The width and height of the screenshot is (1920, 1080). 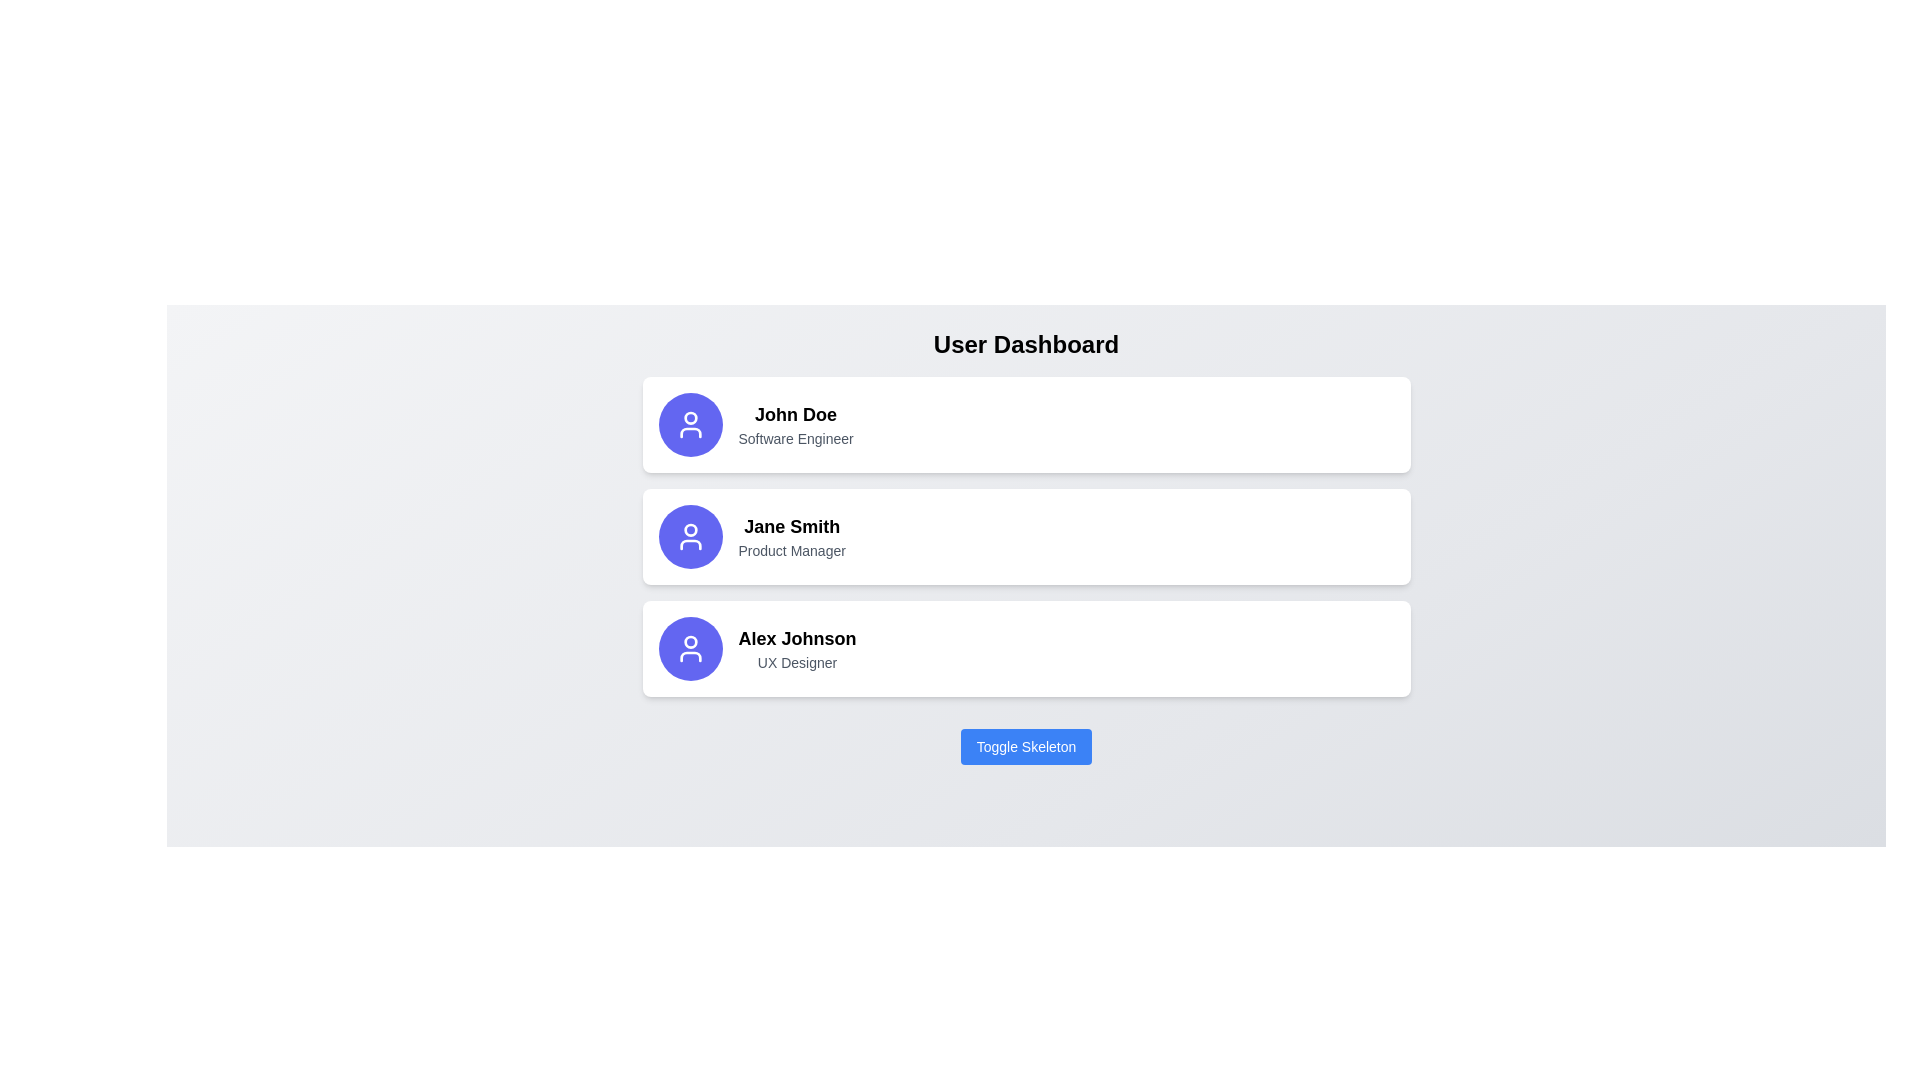 I want to click on user name and professional title displayed in the text element located in the topmost card of the vertical stack under the 'User Dashboard' heading, positioned to the right of a circular purple icon with a user silhouette, so click(x=795, y=423).